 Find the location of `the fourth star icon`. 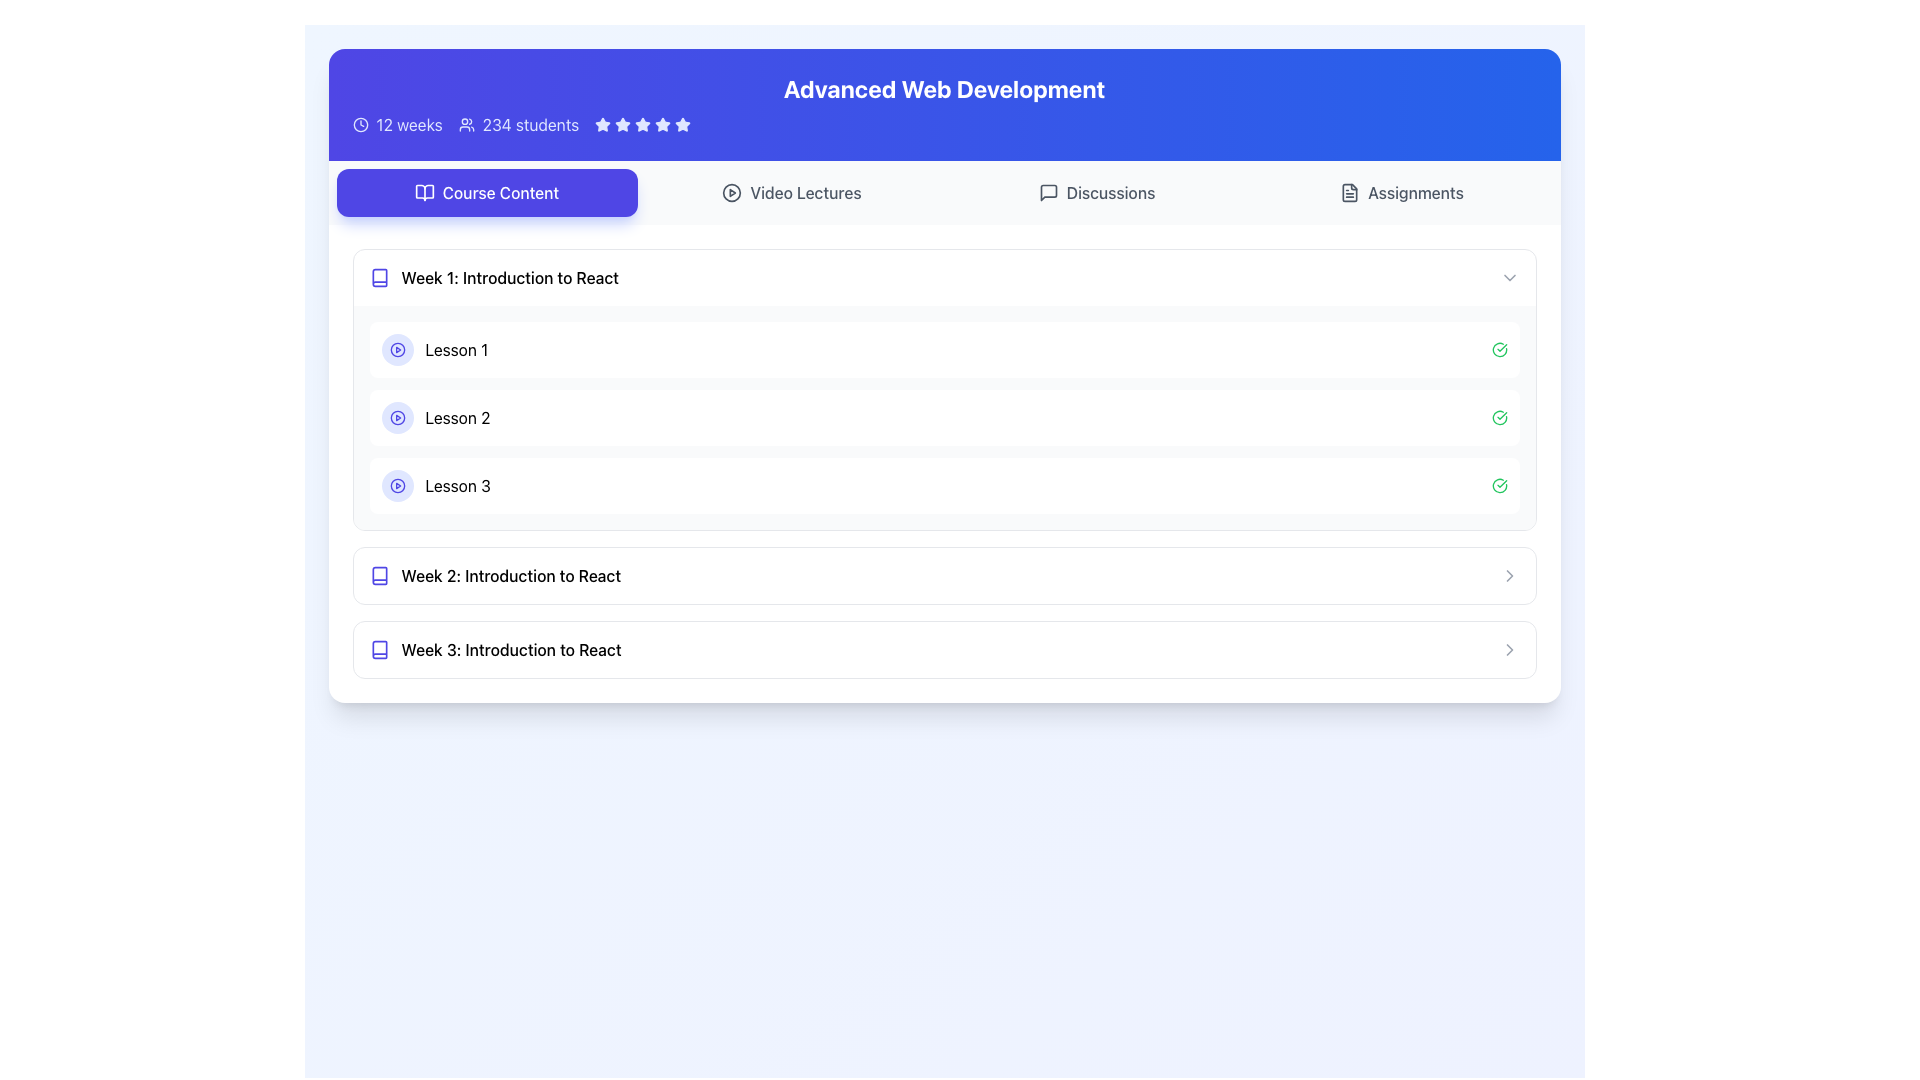

the fourth star icon is located at coordinates (663, 124).